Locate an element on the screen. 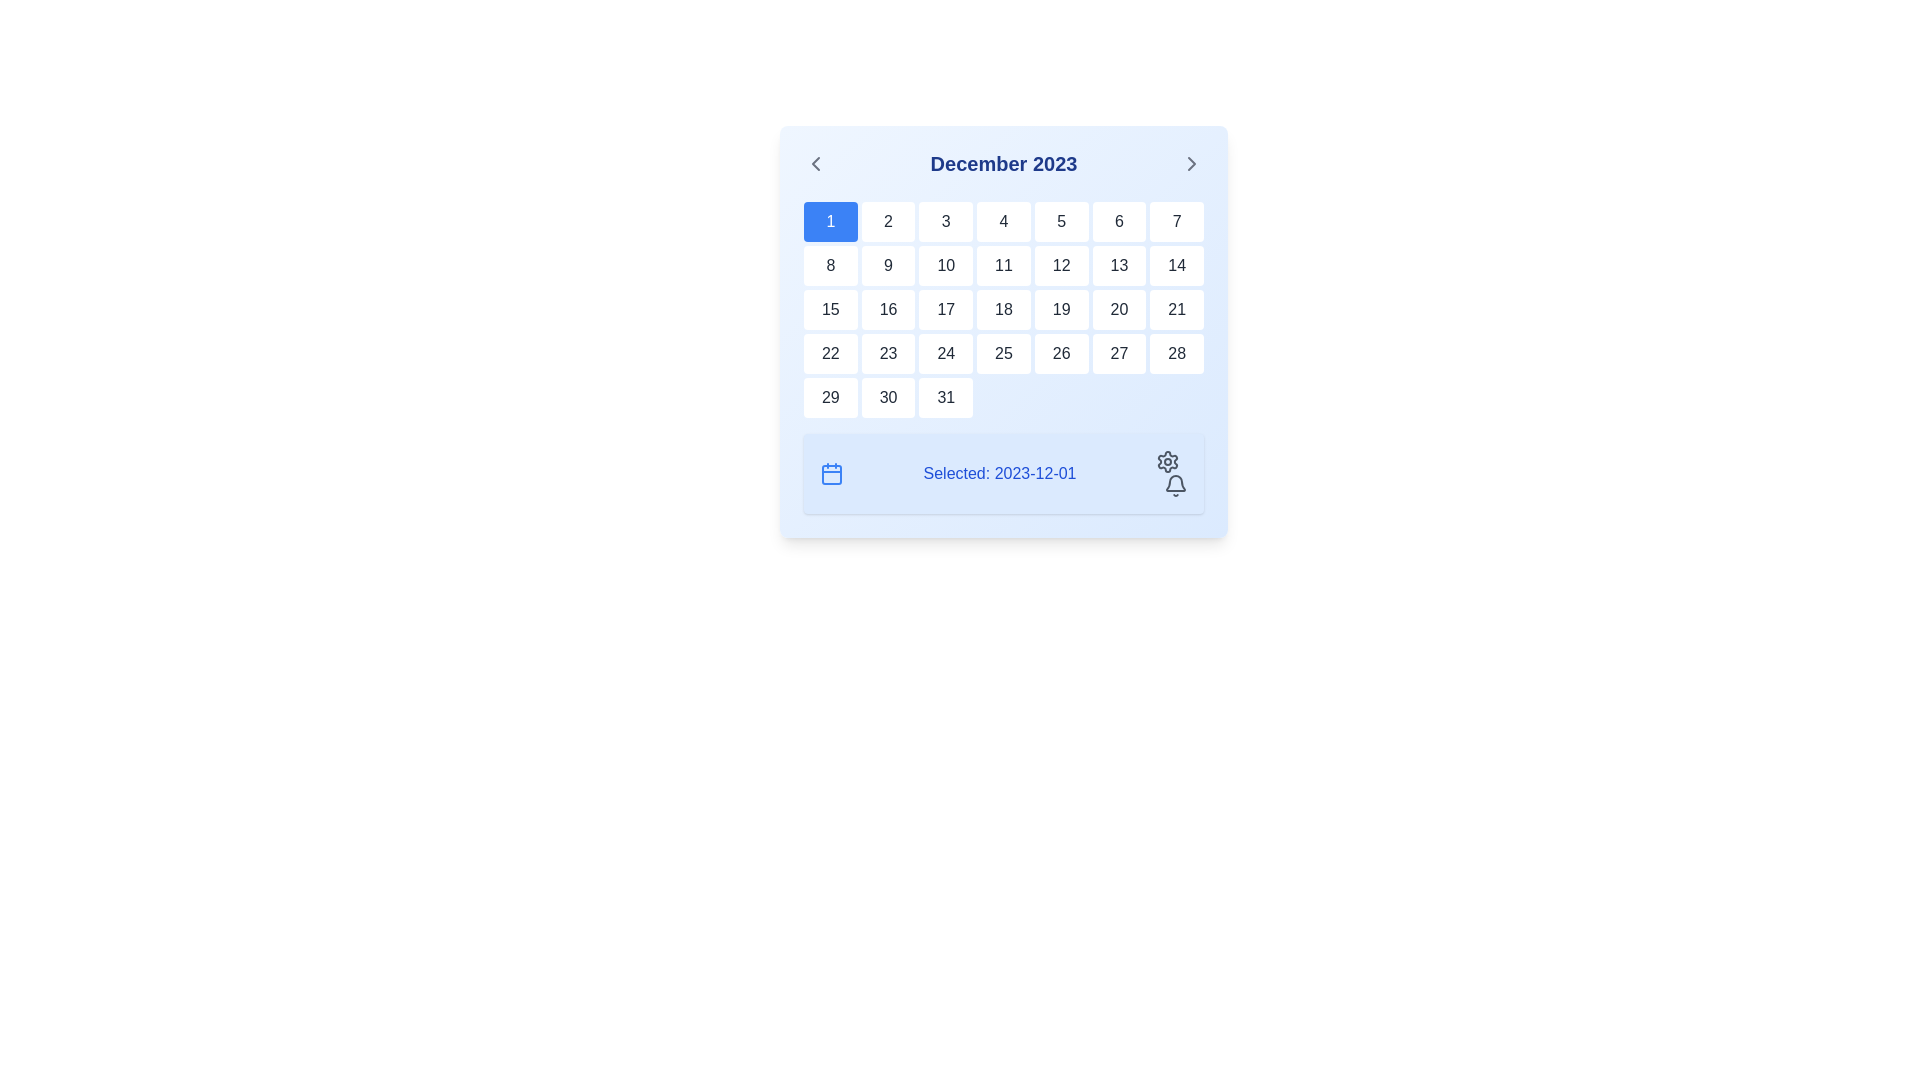 This screenshot has height=1080, width=1920. the square button labeled '3' which has a white background and dark gray text is located at coordinates (945, 222).